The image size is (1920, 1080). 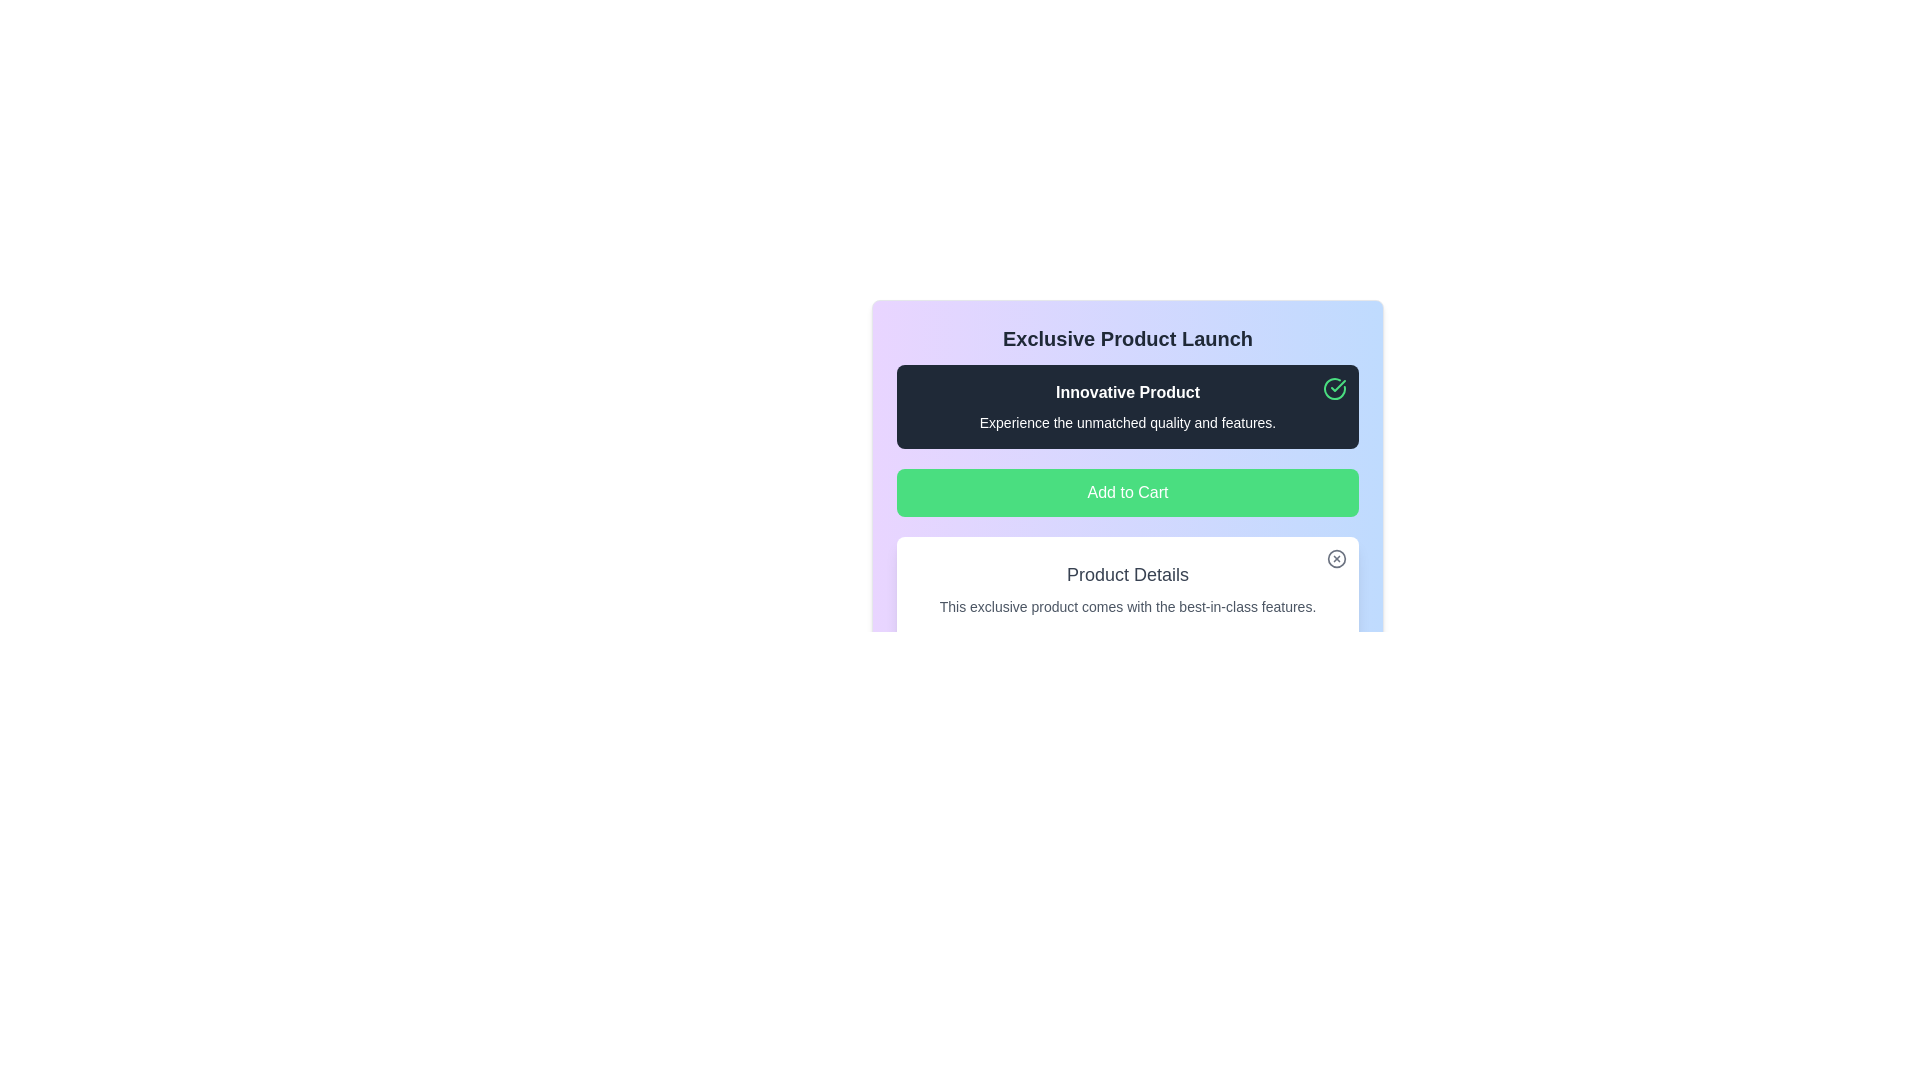 What do you see at coordinates (1128, 422) in the screenshot?
I see `the text display that reads 'Experience the unmatched quality and features.', which is positioned beneath the bold text 'Innovative Product'` at bounding box center [1128, 422].